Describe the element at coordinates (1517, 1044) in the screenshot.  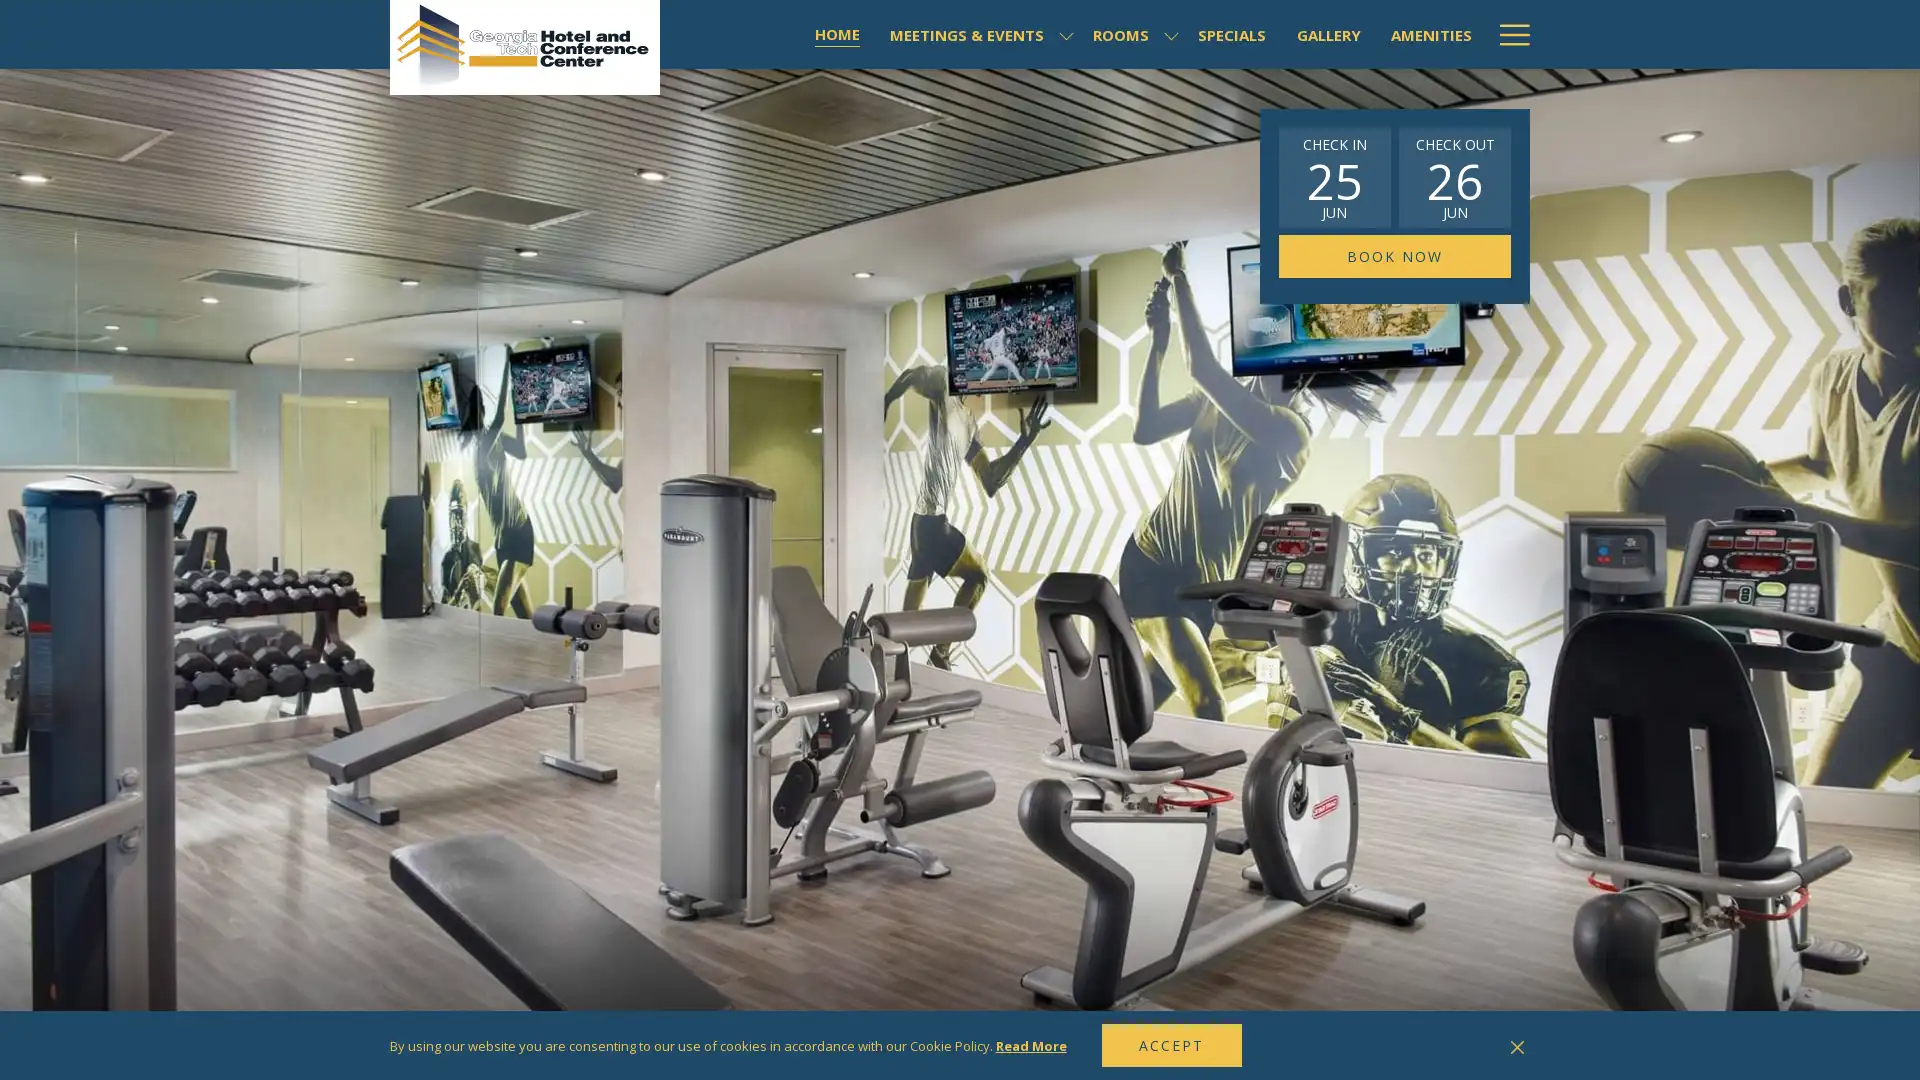
I see `Dismiss cookie policy` at that location.